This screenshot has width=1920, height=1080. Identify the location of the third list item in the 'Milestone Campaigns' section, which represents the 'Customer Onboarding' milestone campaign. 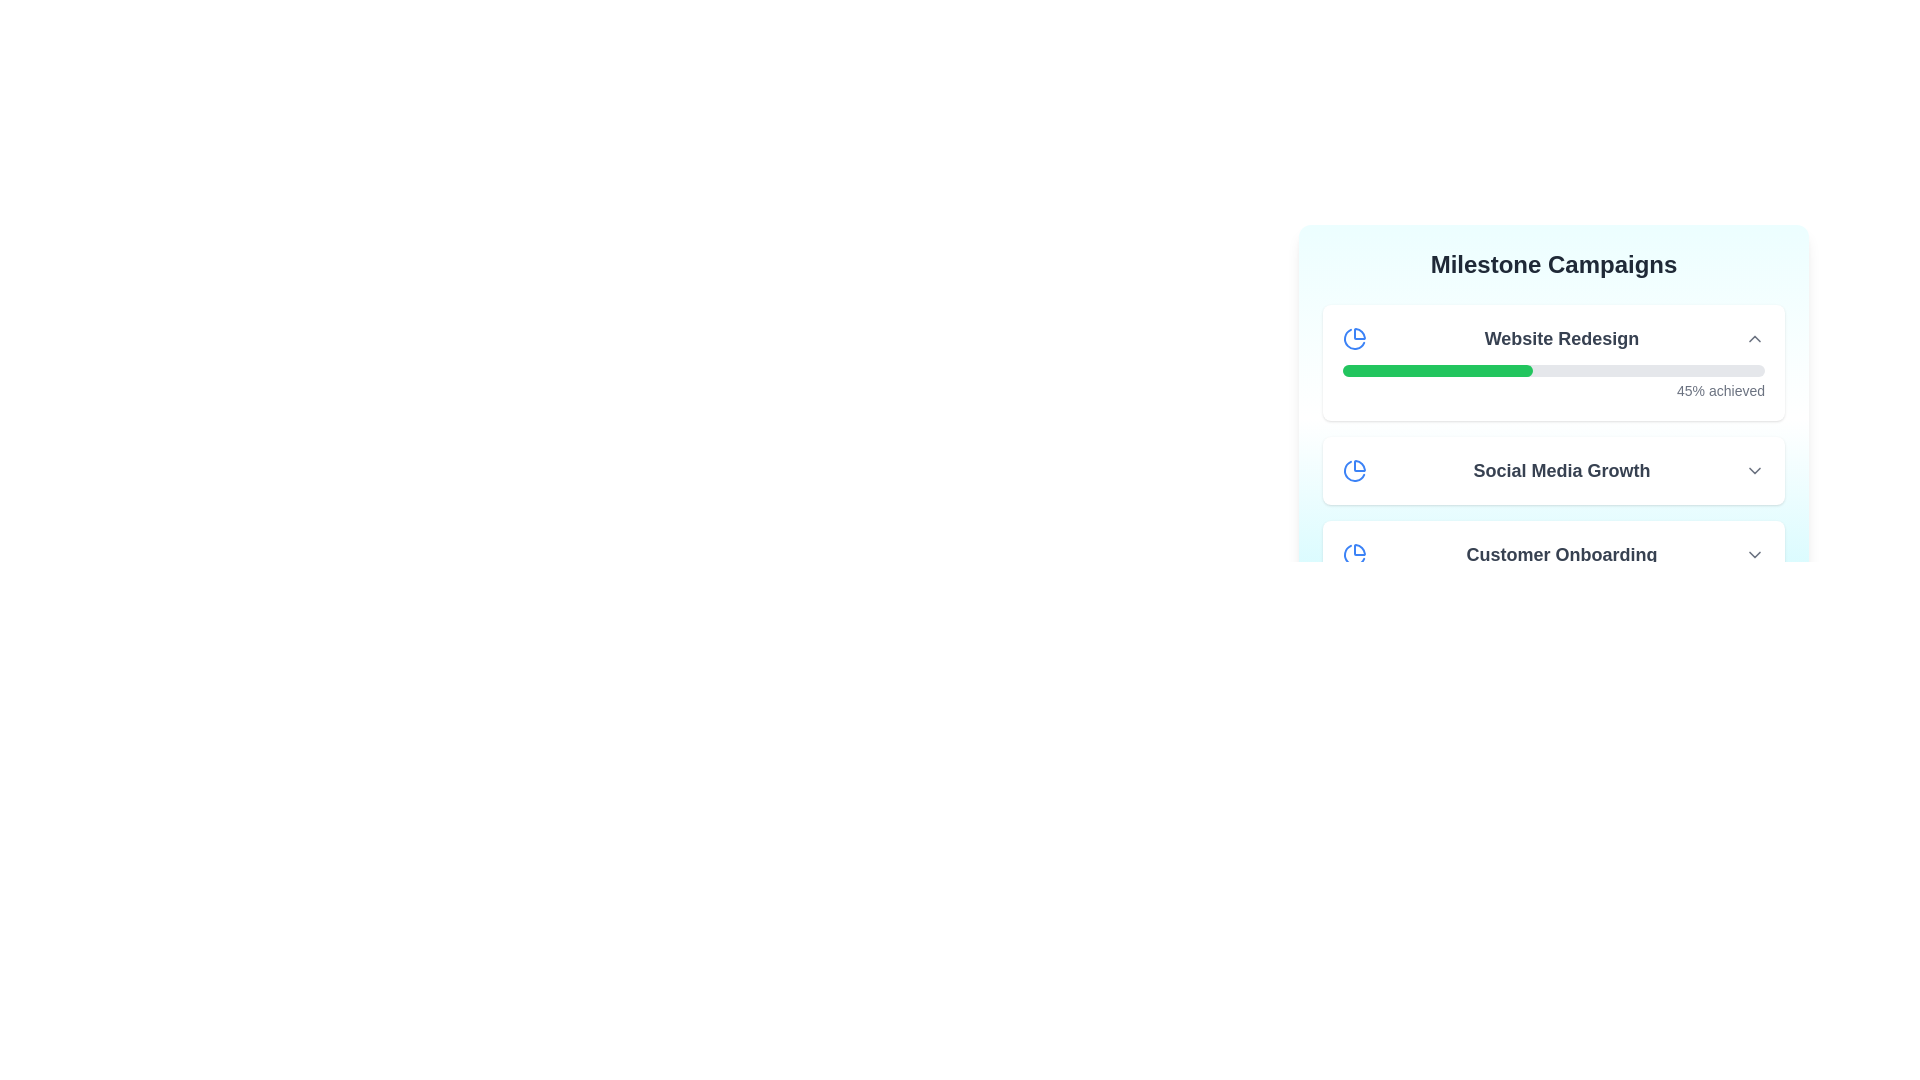
(1553, 555).